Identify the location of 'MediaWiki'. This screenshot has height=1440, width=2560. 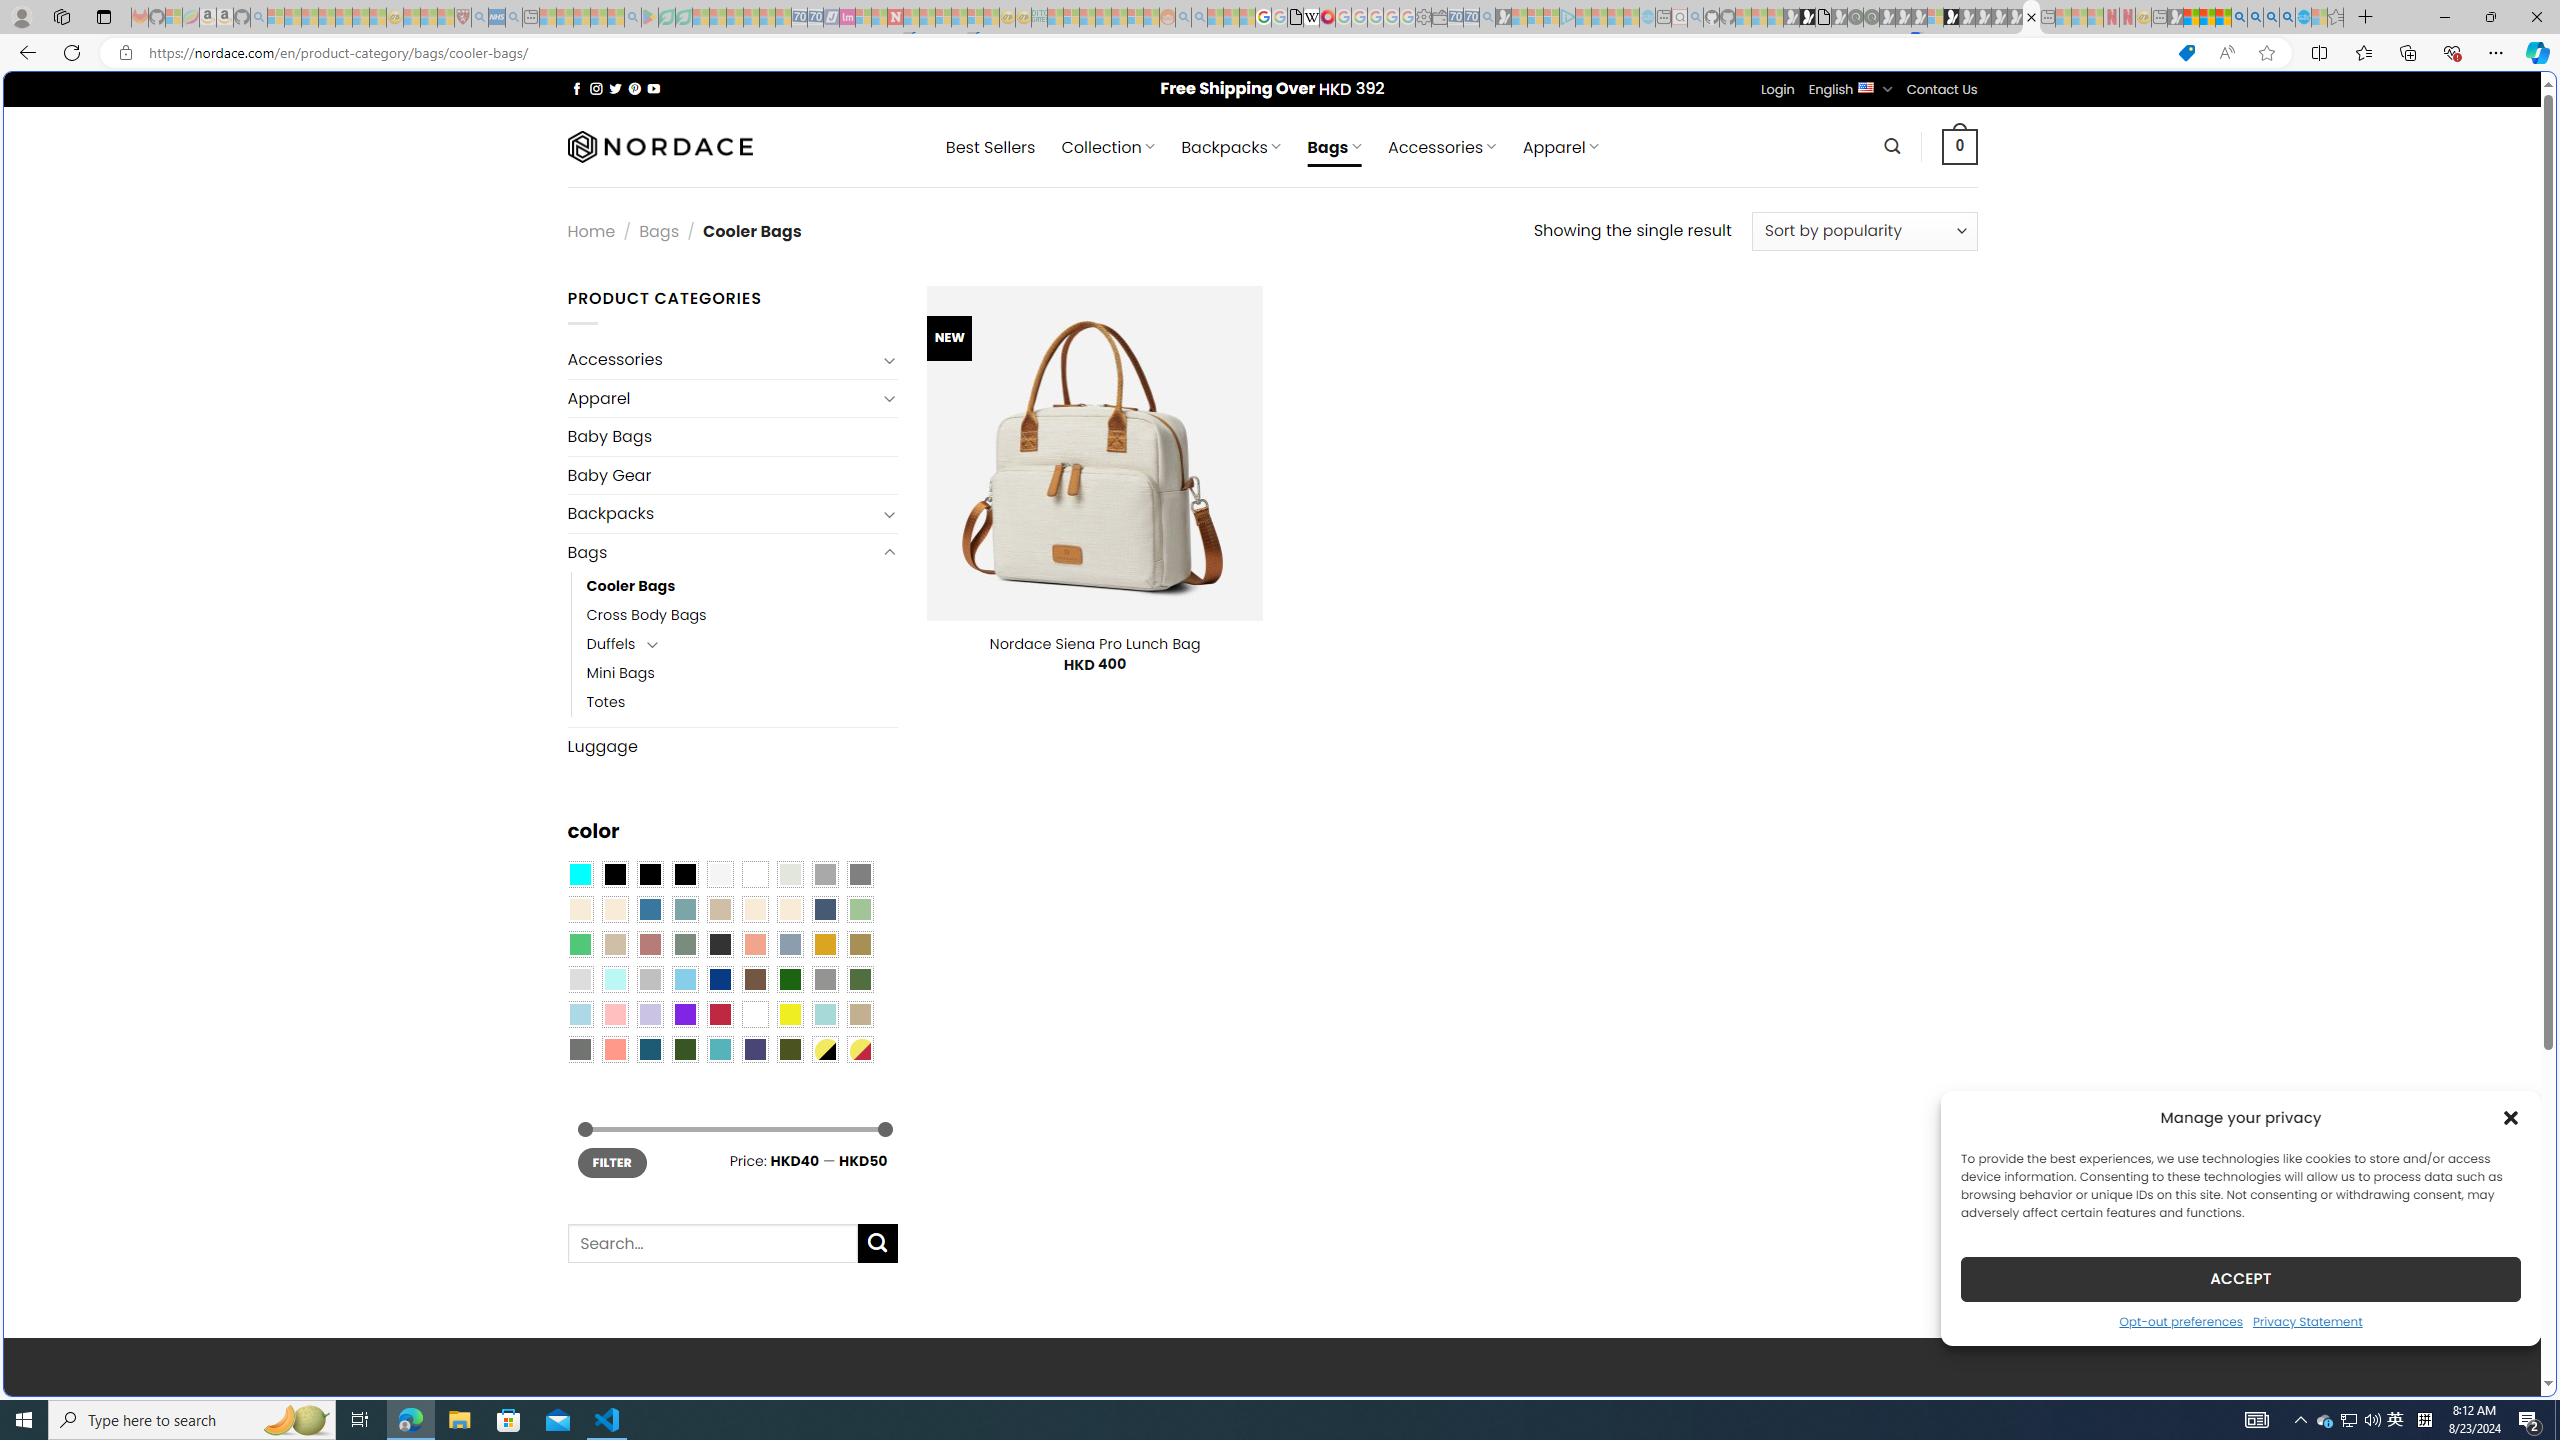
(1326, 16).